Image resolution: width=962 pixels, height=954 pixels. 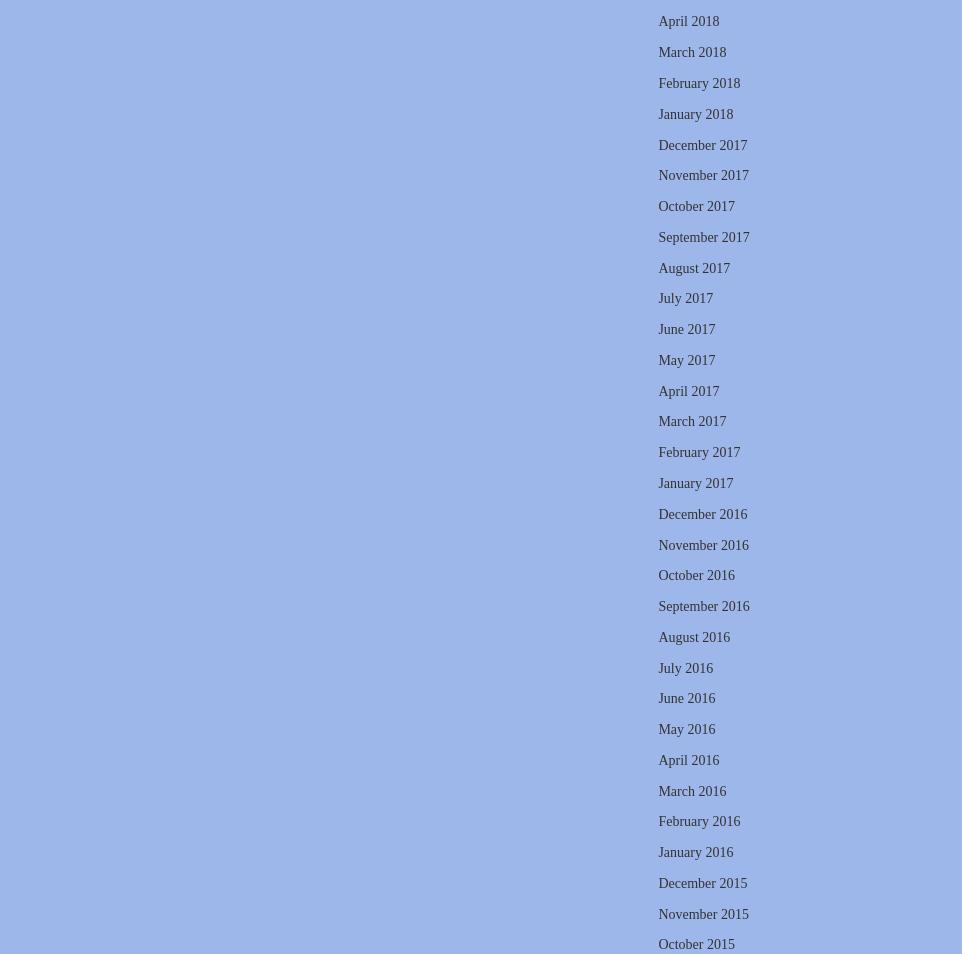 What do you see at coordinates (702, 235) in the screenshot?
I see `'September 2017'` at bounding box center [702, 235].